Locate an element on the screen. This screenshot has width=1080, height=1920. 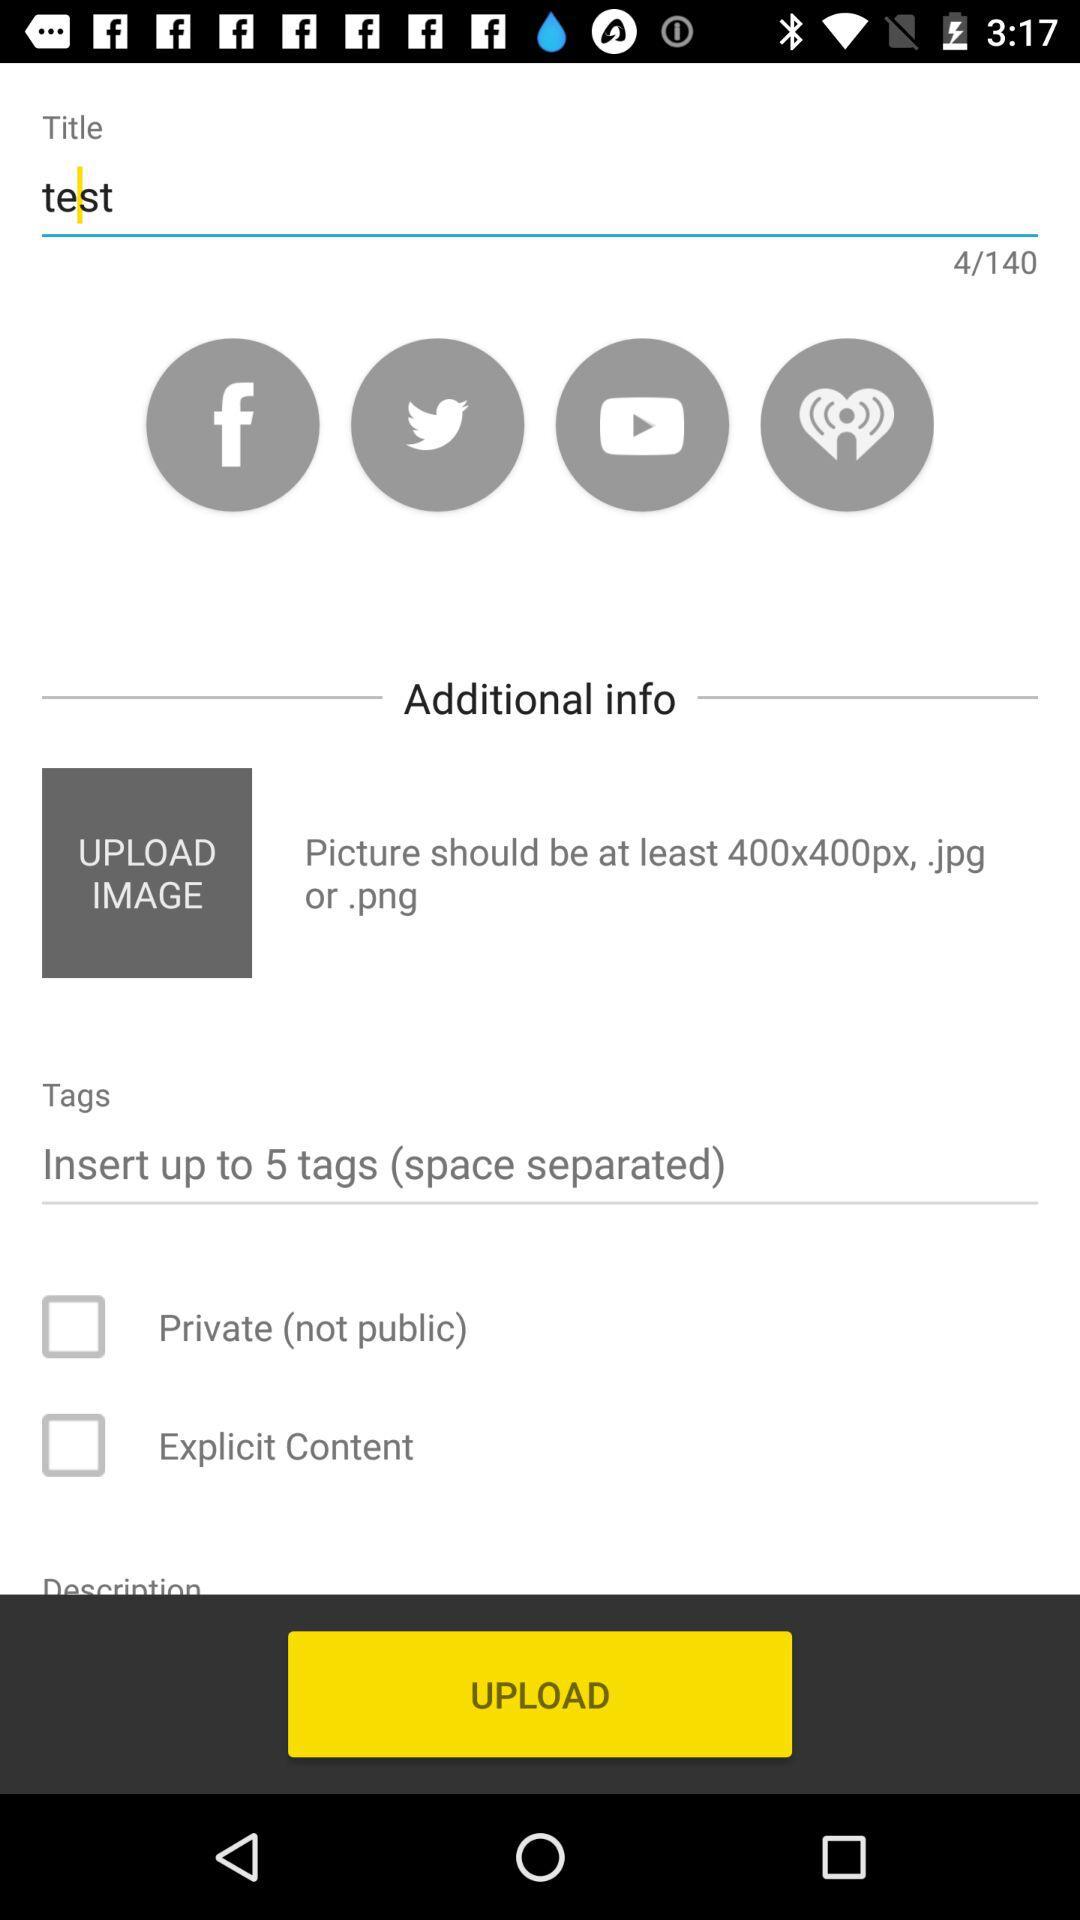
explain the content is located at coordinates (86, 1445).